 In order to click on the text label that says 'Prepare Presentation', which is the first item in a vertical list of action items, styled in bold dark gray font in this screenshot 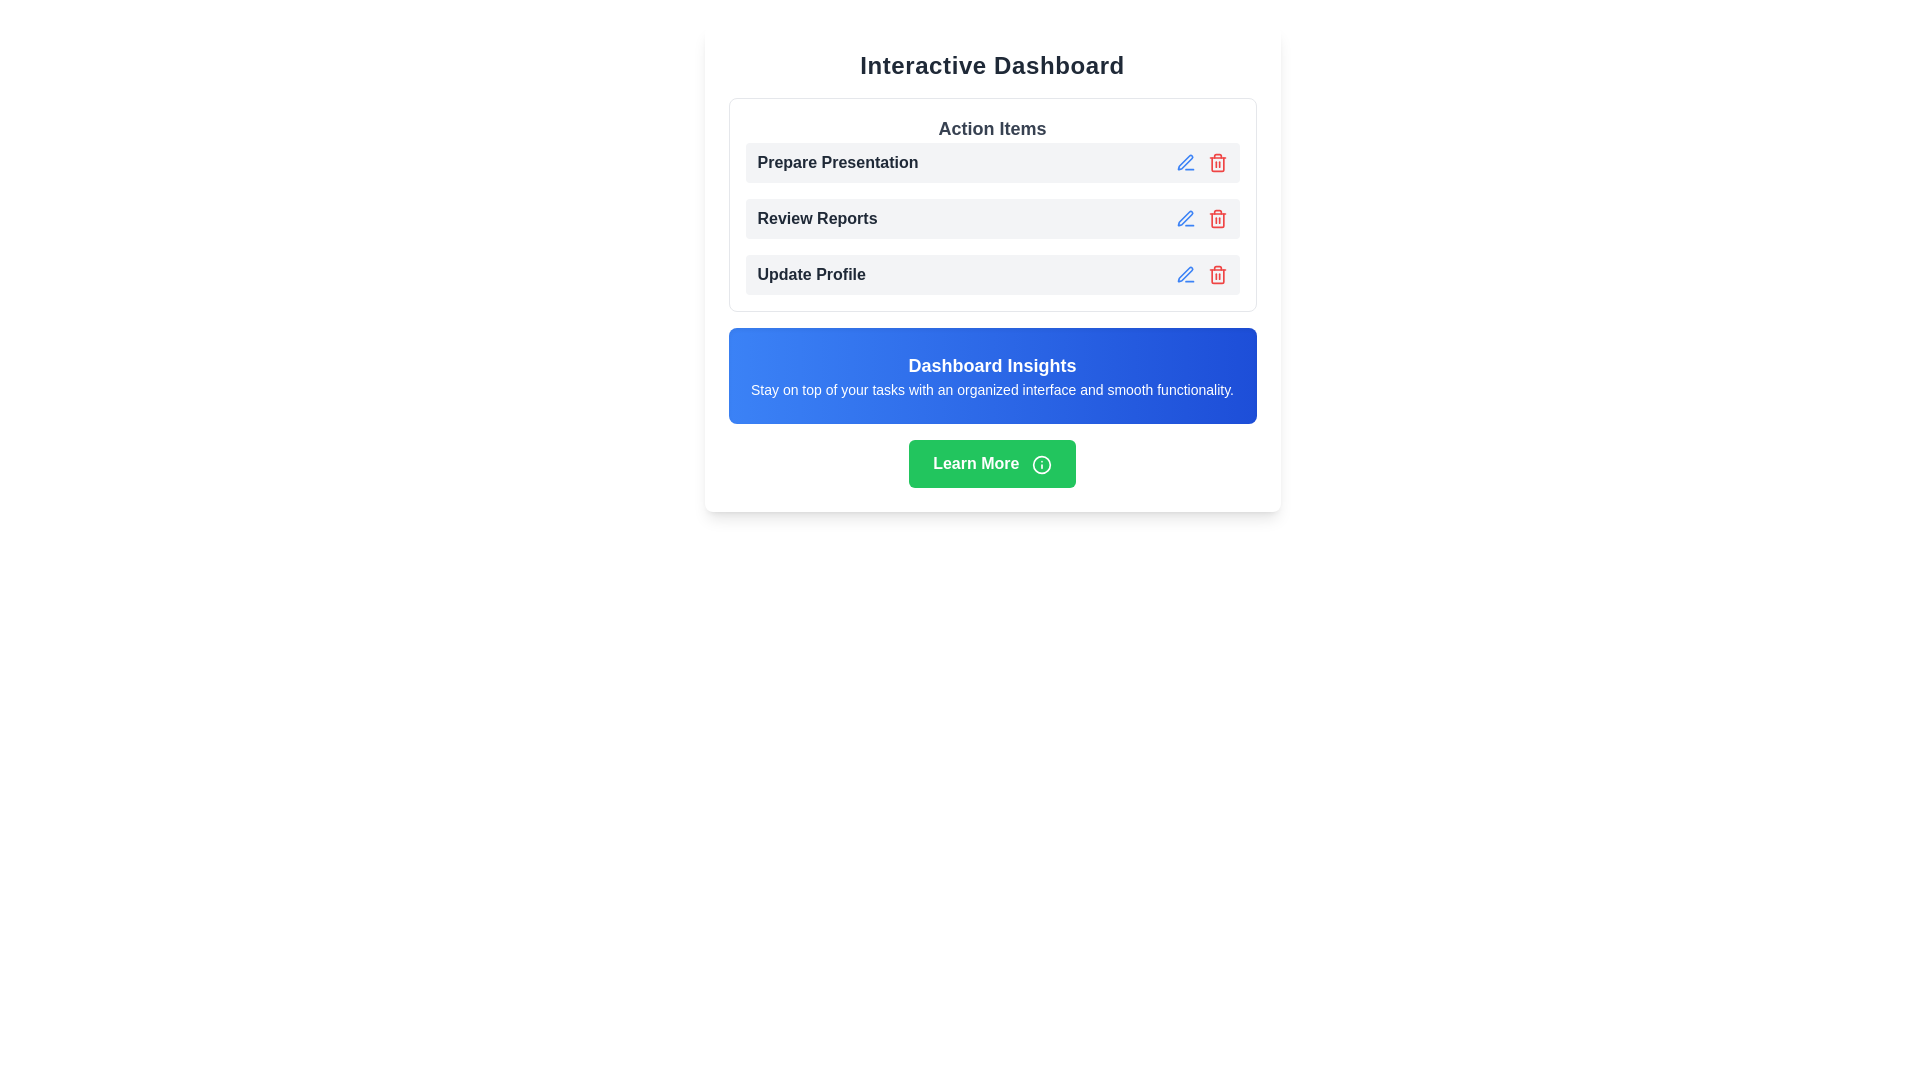, I will do `click(837, 161)`.